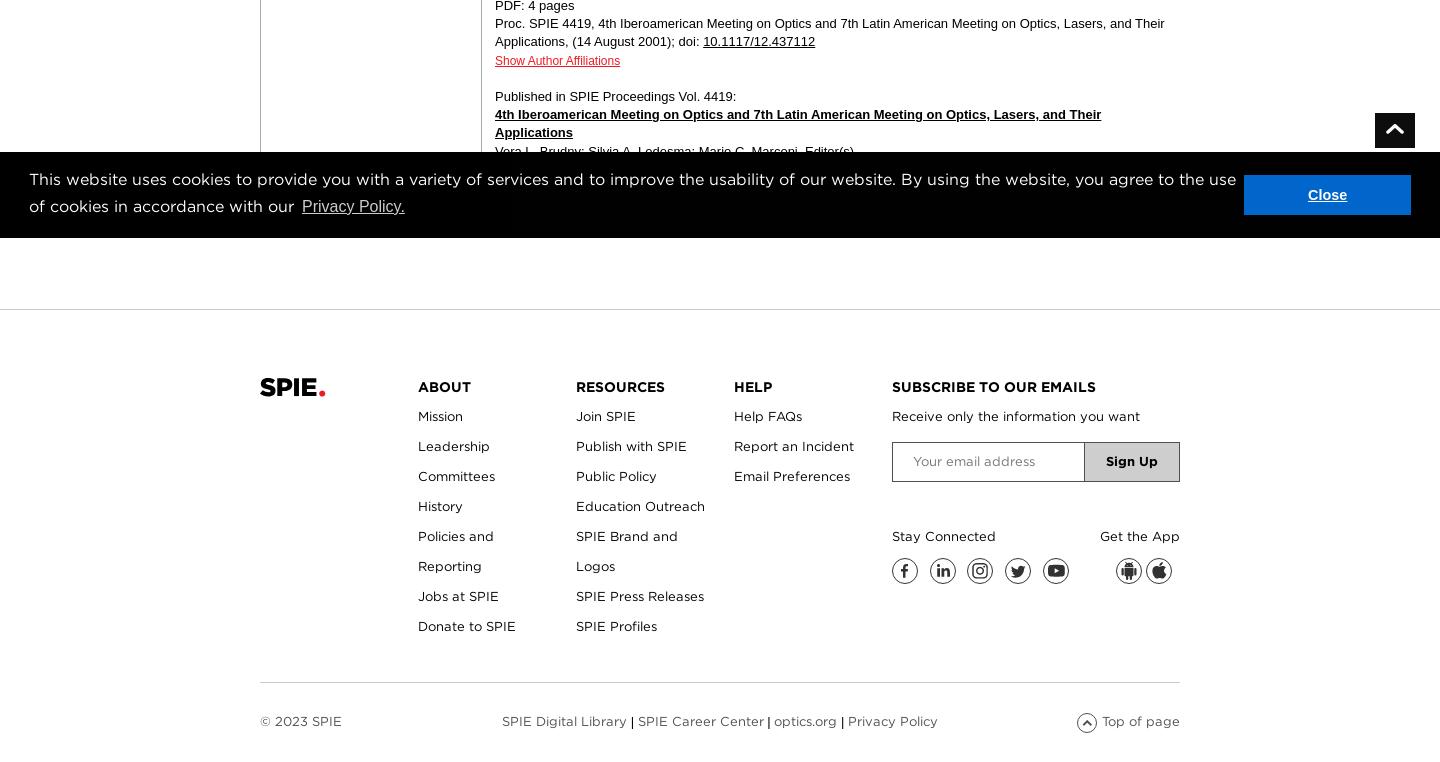 The height and width of the screenshot is (762, 1440). What do you see at coordinates (456, 475) in the screenshot?
I see `'Committees'` at bounding box center [456, 475].